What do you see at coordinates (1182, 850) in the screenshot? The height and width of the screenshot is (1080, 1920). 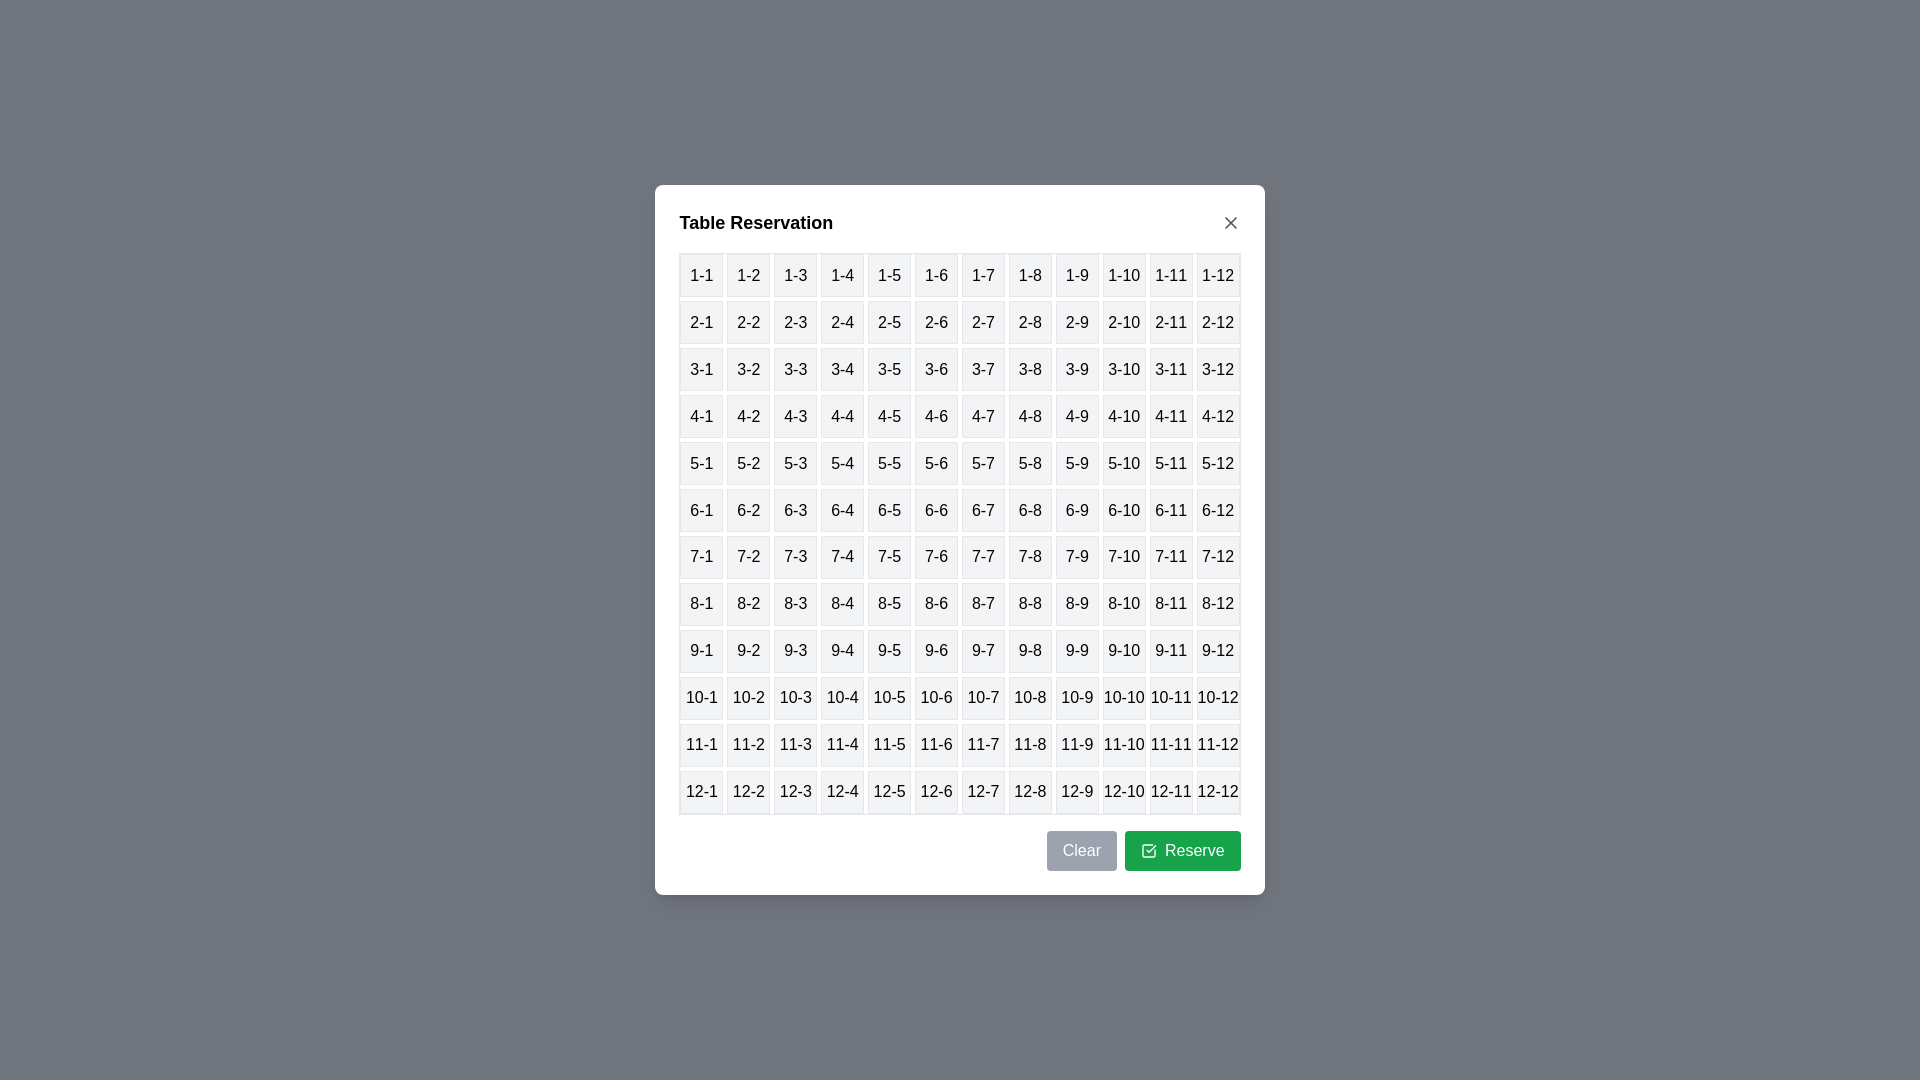 I see `the 'Reserve' button to reserve the selected table cell` at bounding box center [1182, 850].